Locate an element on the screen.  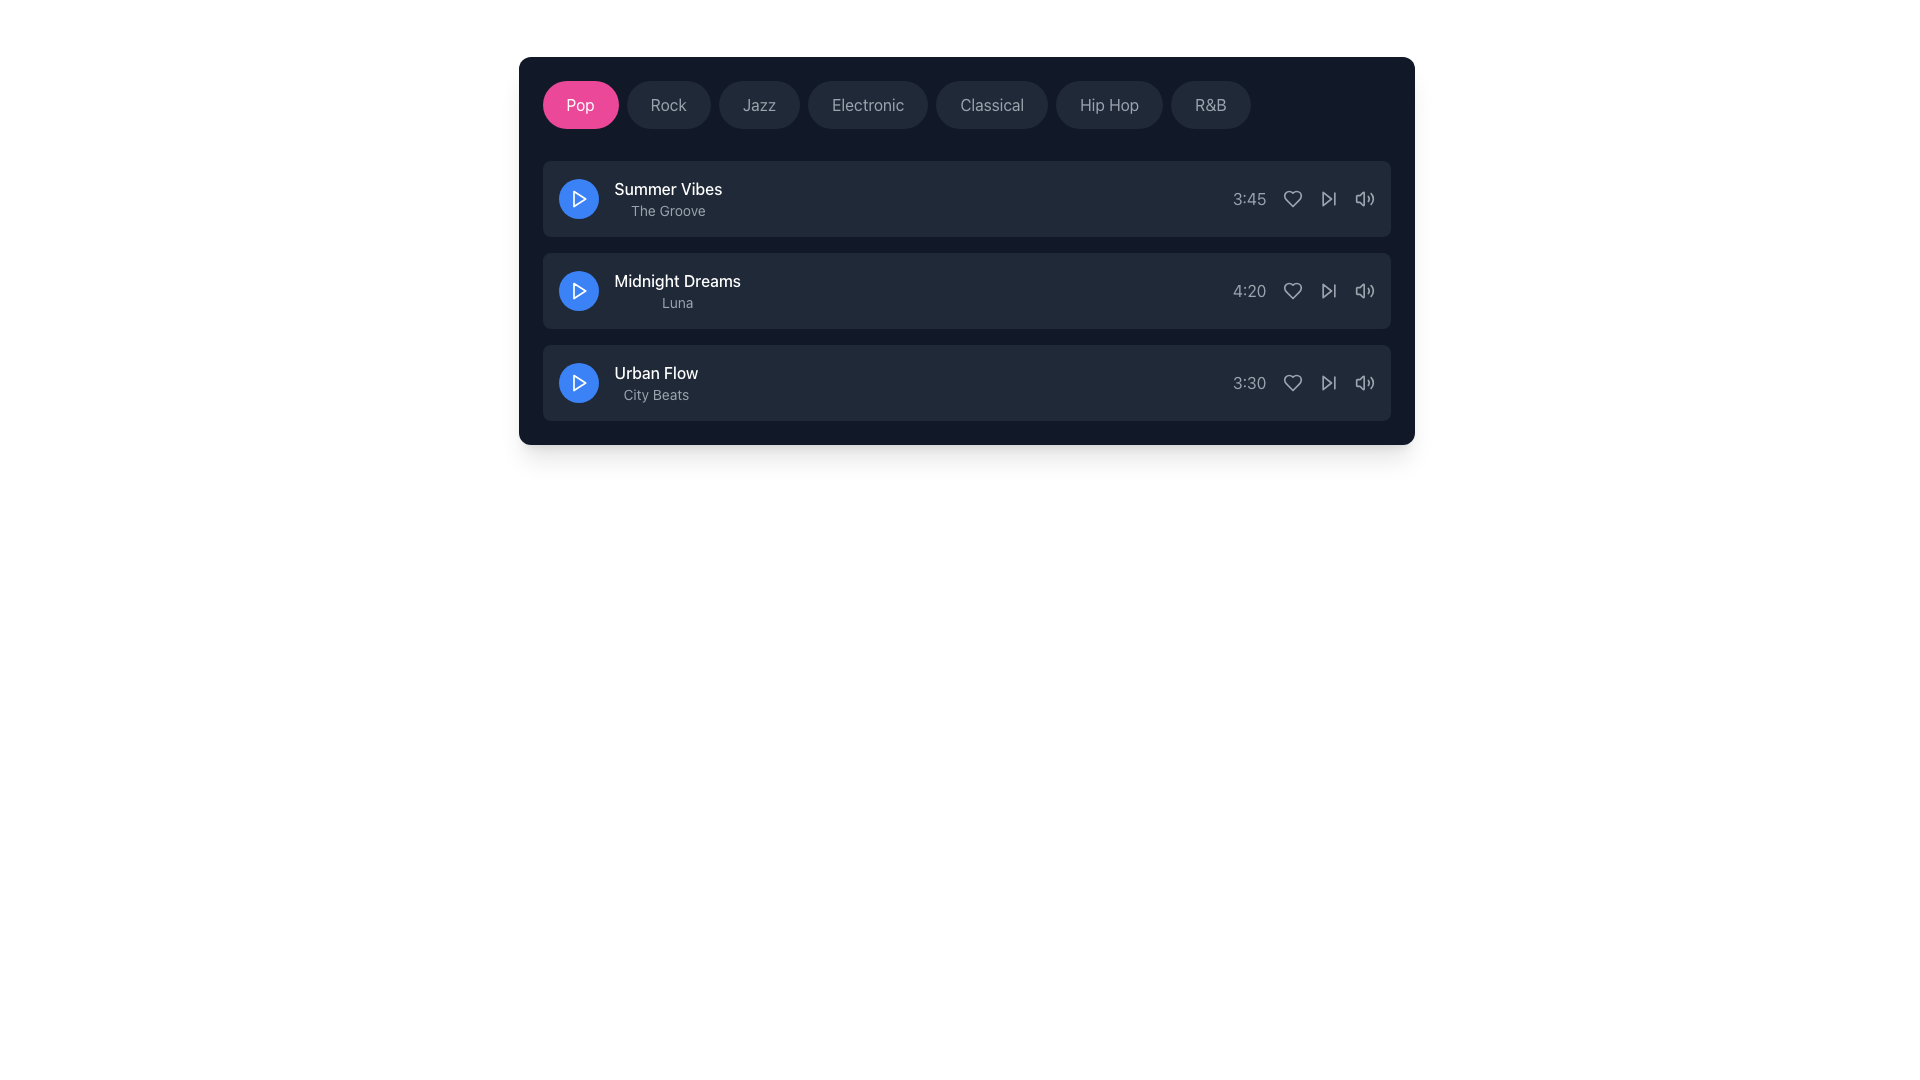
the first play button for the song 'Summer Vibes - The Groove' is located at coordinates (577, 199).